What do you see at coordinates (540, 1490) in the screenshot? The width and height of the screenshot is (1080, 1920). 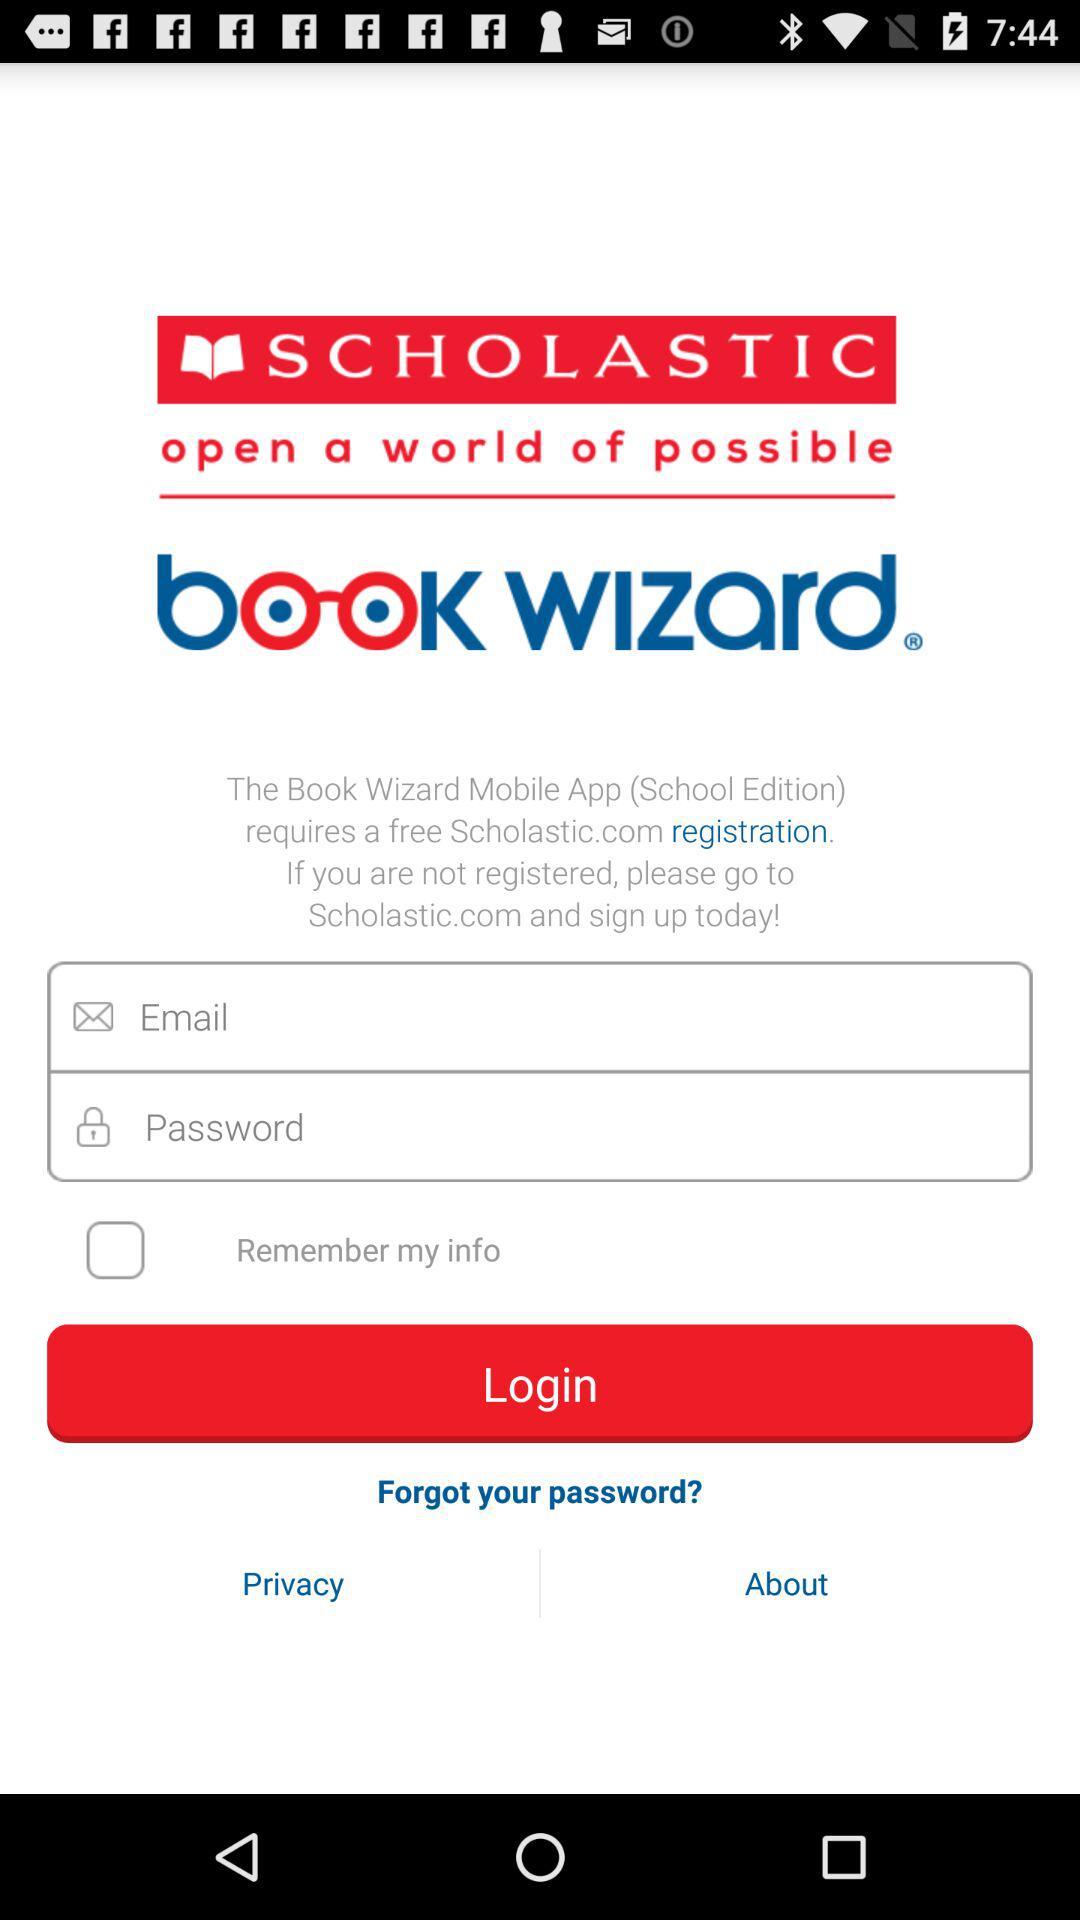 I see `the forgot your password?` at bounding box center [540, 1490].